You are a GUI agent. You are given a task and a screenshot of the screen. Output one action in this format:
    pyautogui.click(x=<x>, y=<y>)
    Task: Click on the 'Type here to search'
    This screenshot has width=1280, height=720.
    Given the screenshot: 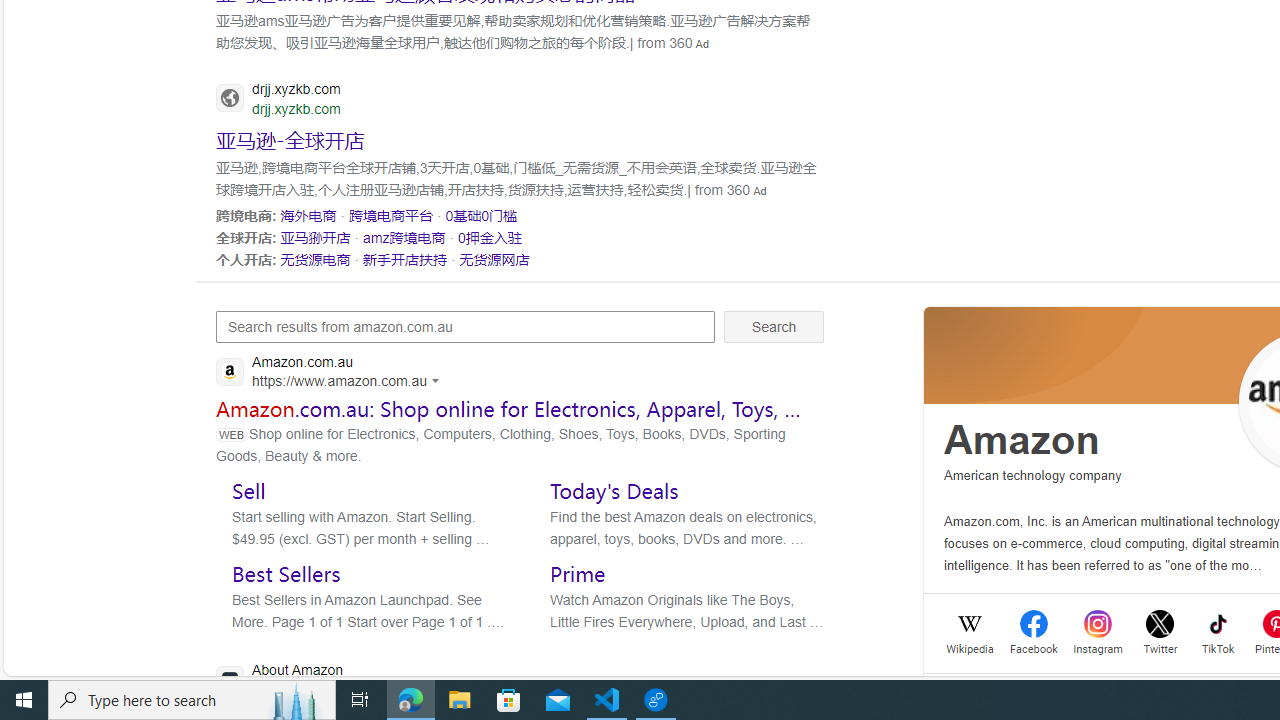 What is the action you would take?
    pyautogui.click(x=192, y=698)
    